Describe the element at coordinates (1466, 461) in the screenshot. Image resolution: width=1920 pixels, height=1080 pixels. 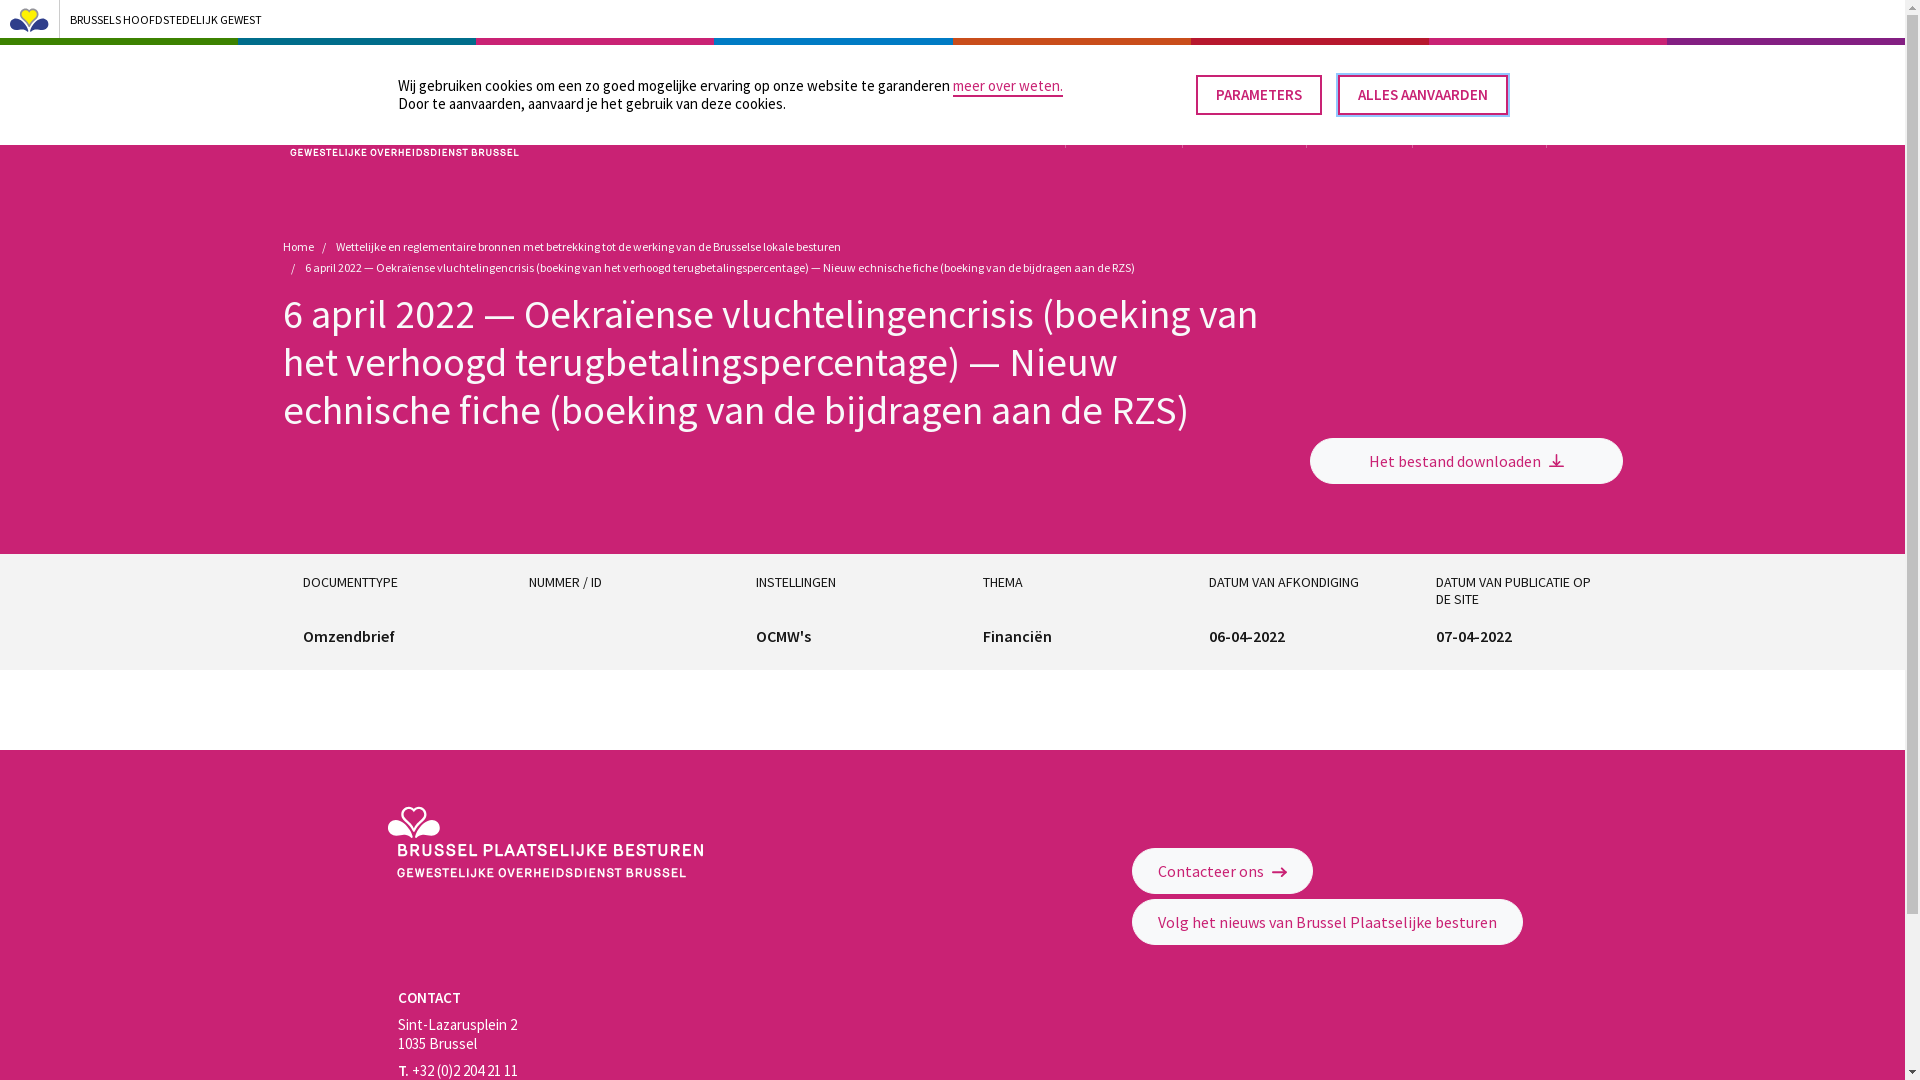
I see `'Het bestand downloaden'` at that location.